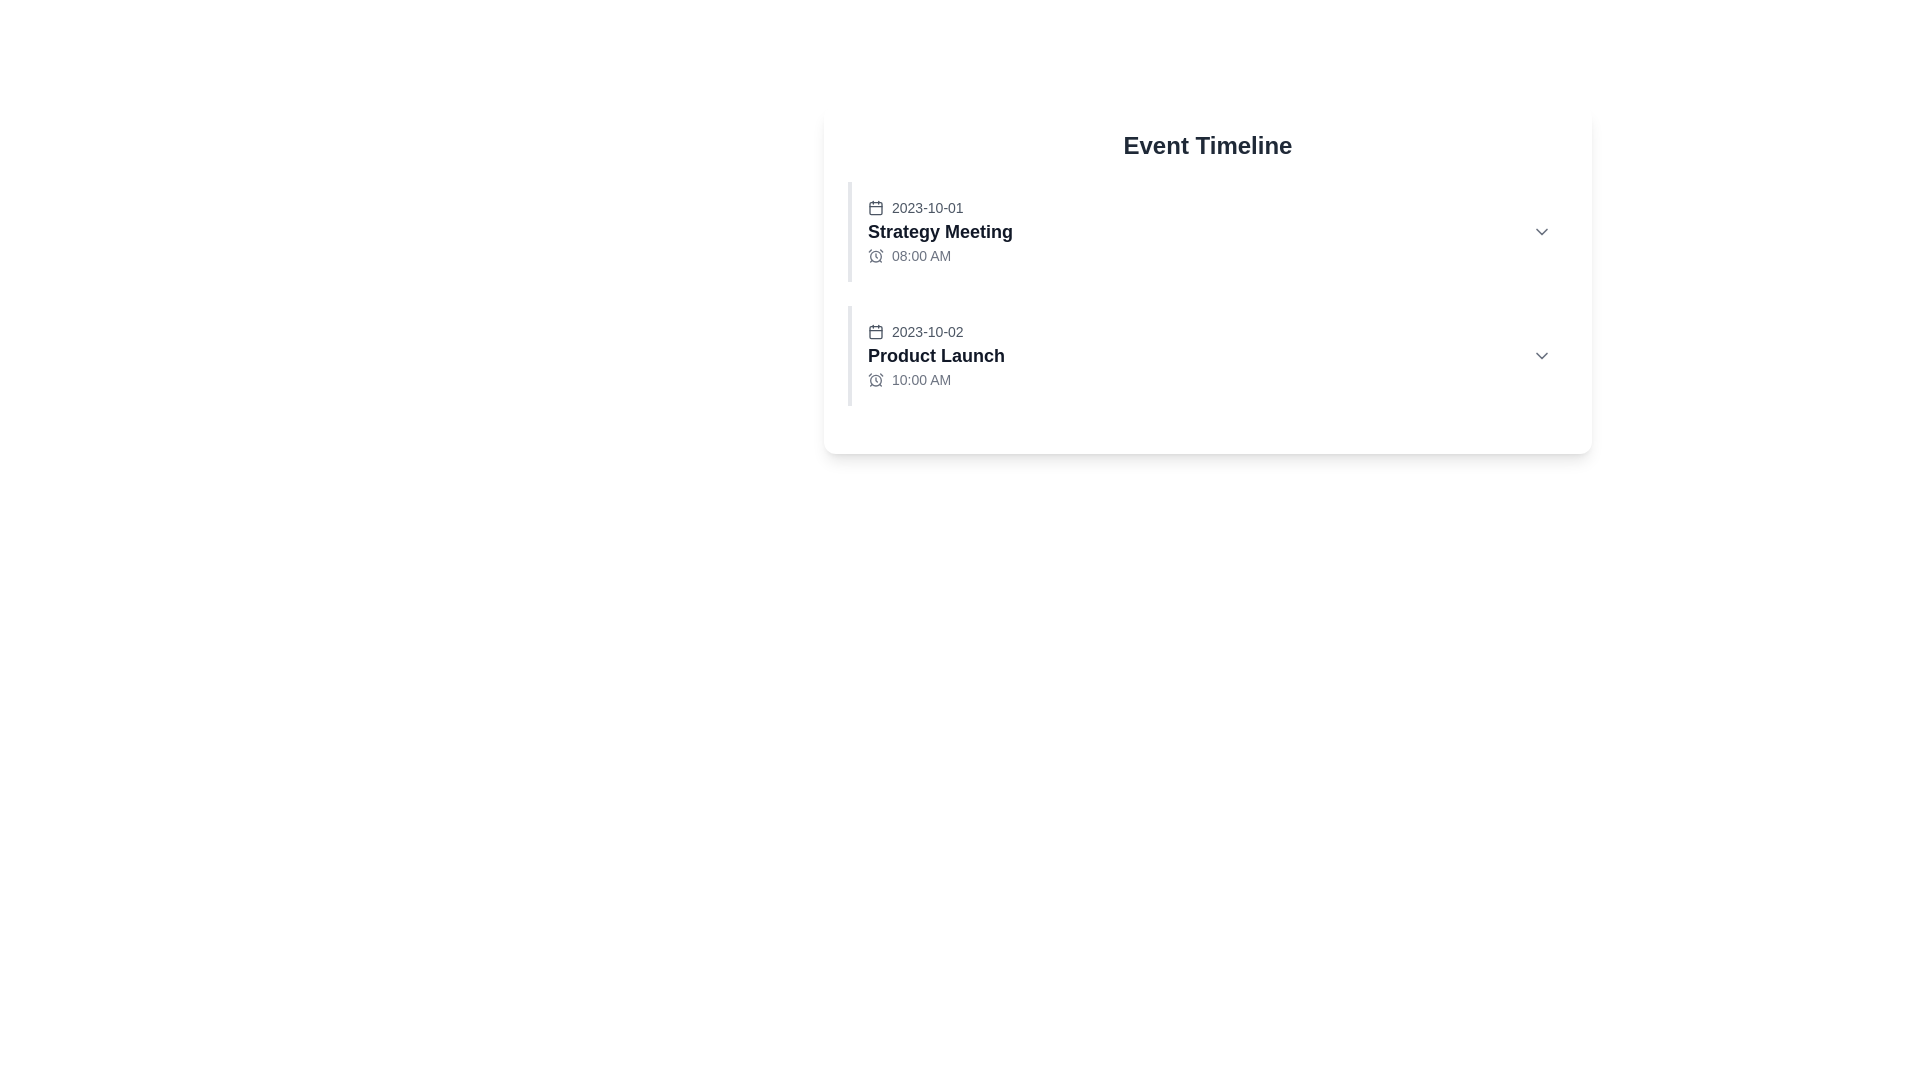  Describe the element at coordinates (1540, 354) in the screenshot. I see `the interactive icon at the far right of the row presenting '2023-10-02 Product Launch 10:00 AM'` at that location.